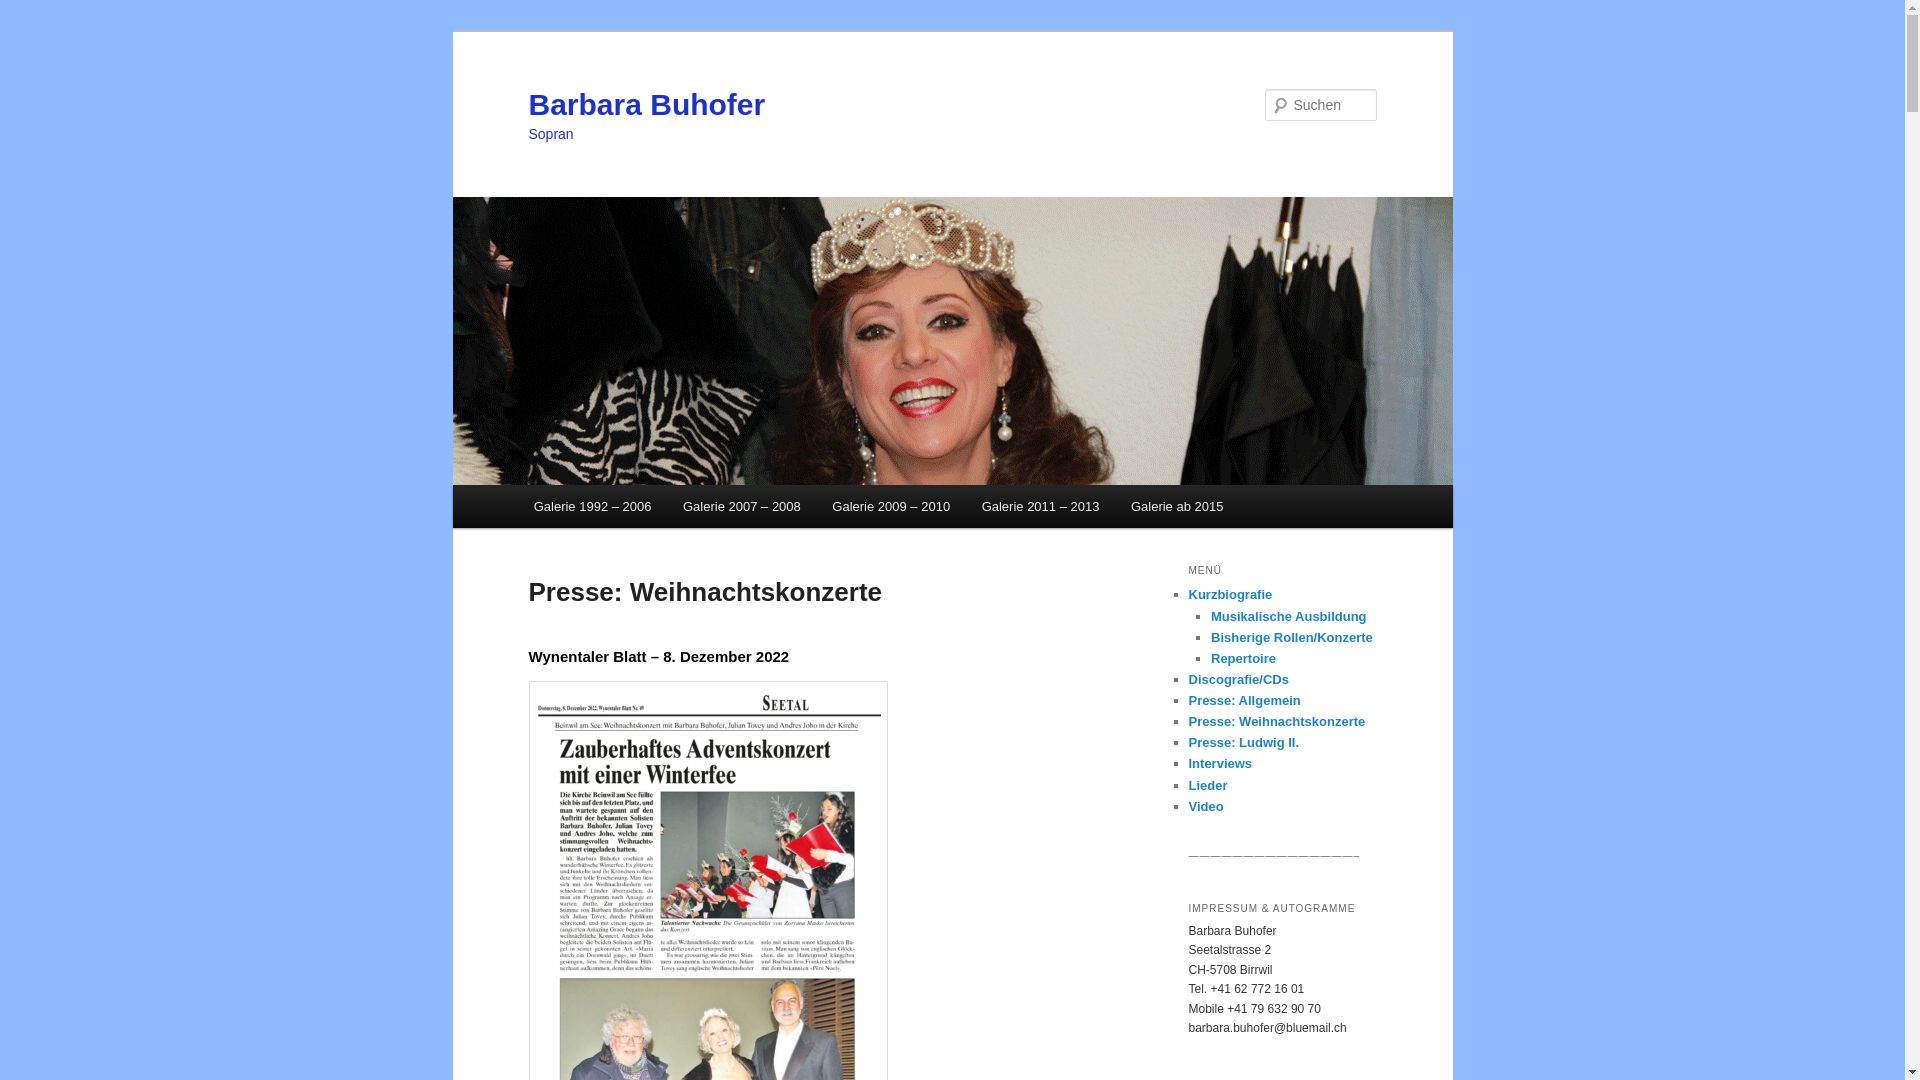  Describe the element at coordinates (30, 30) in the screenshot. I see `'Zum Inhalt wechseln'` at that location.